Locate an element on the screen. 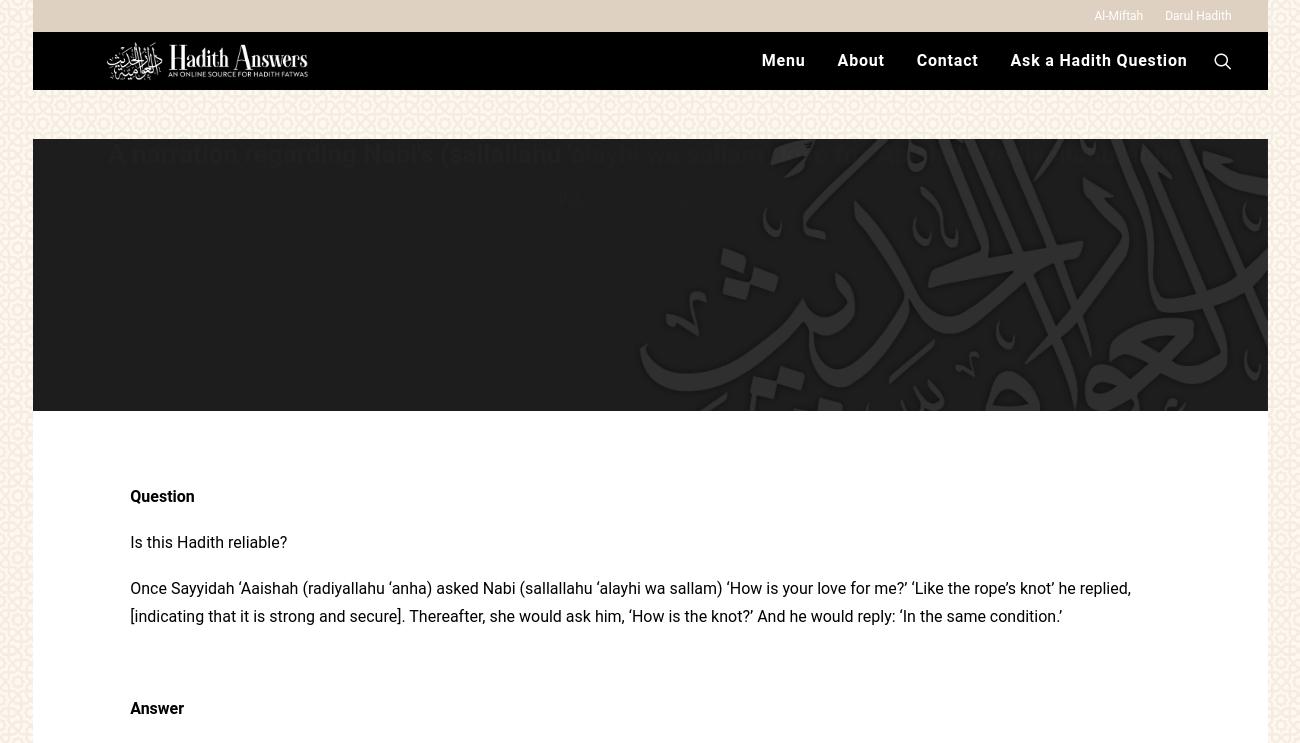  'Menu' is located at coordinates (760, 85).